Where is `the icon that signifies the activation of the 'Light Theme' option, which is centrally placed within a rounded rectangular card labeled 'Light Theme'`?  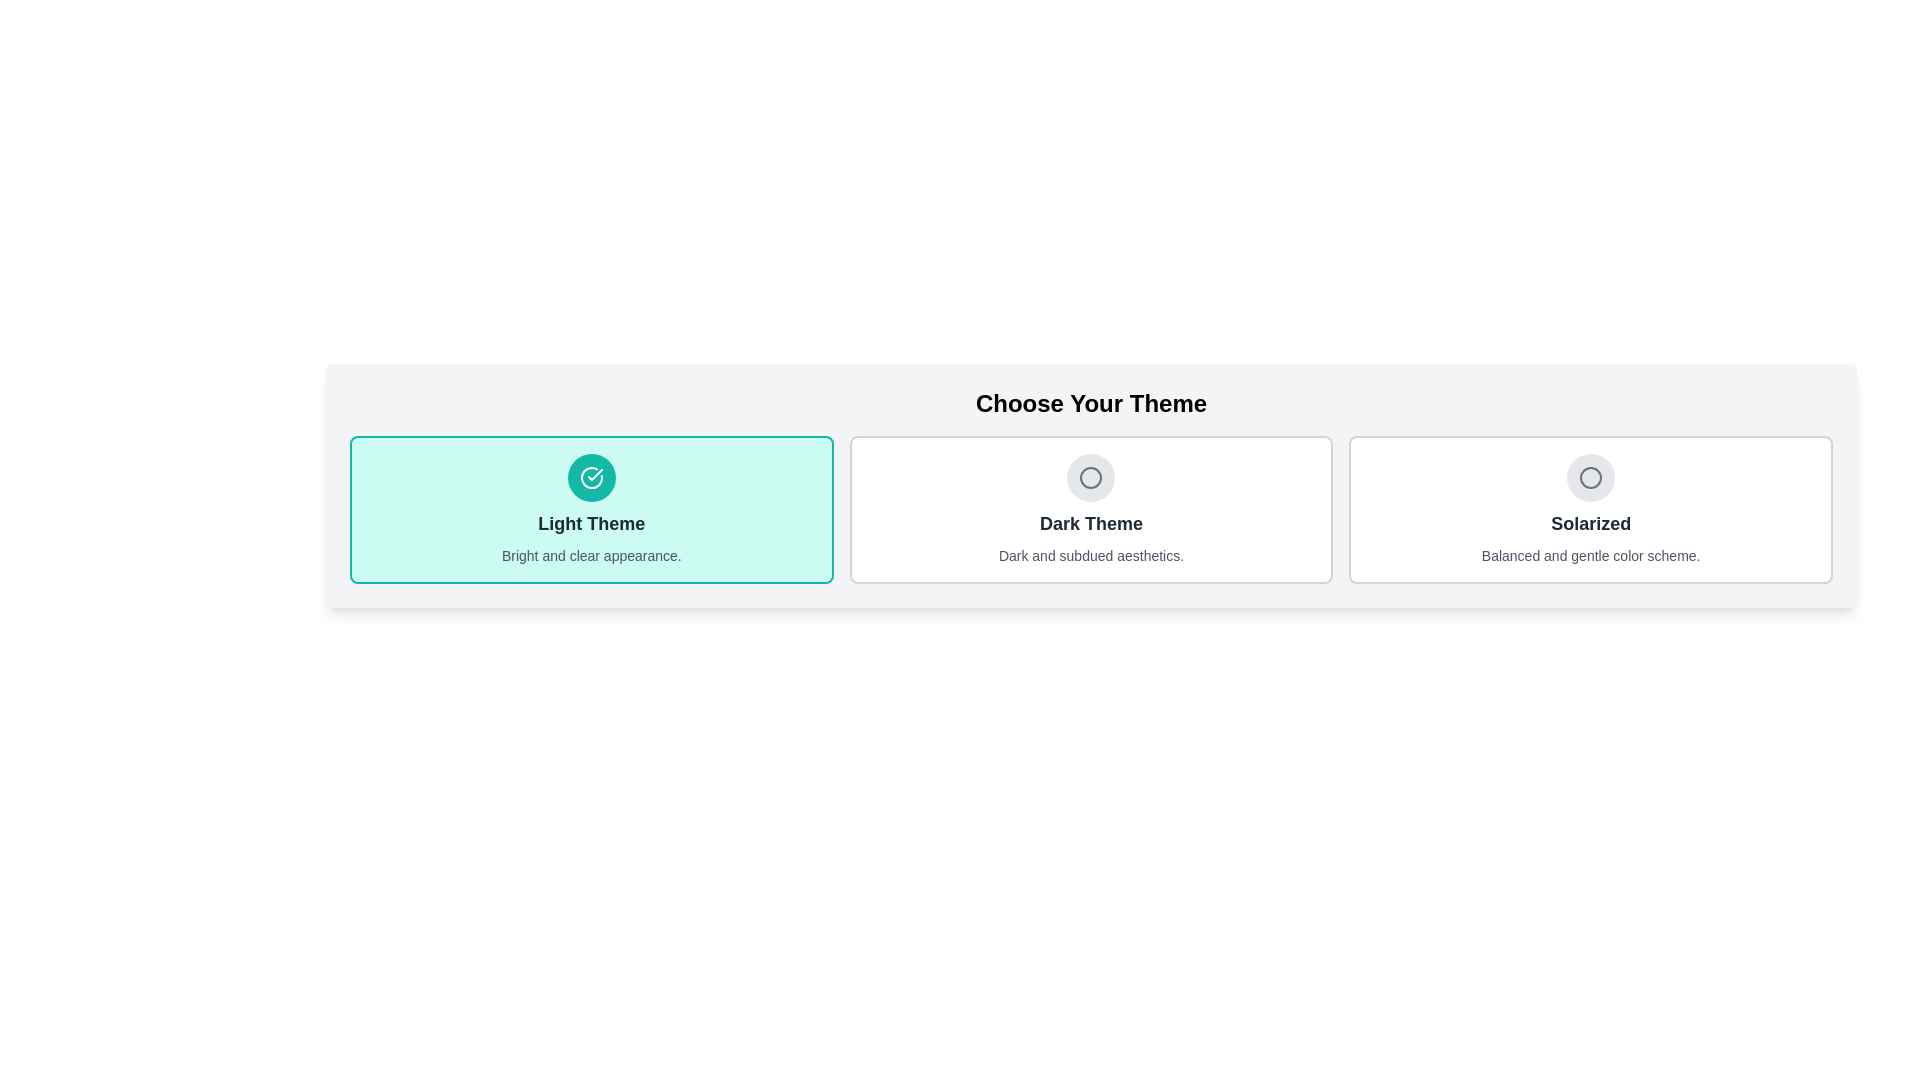 the icon that signifies the activation of the 'Light Theme' option, which is centrally placed within a rounded rectangular card labeled 'Light Theme' is located at coordinates (590, 478).